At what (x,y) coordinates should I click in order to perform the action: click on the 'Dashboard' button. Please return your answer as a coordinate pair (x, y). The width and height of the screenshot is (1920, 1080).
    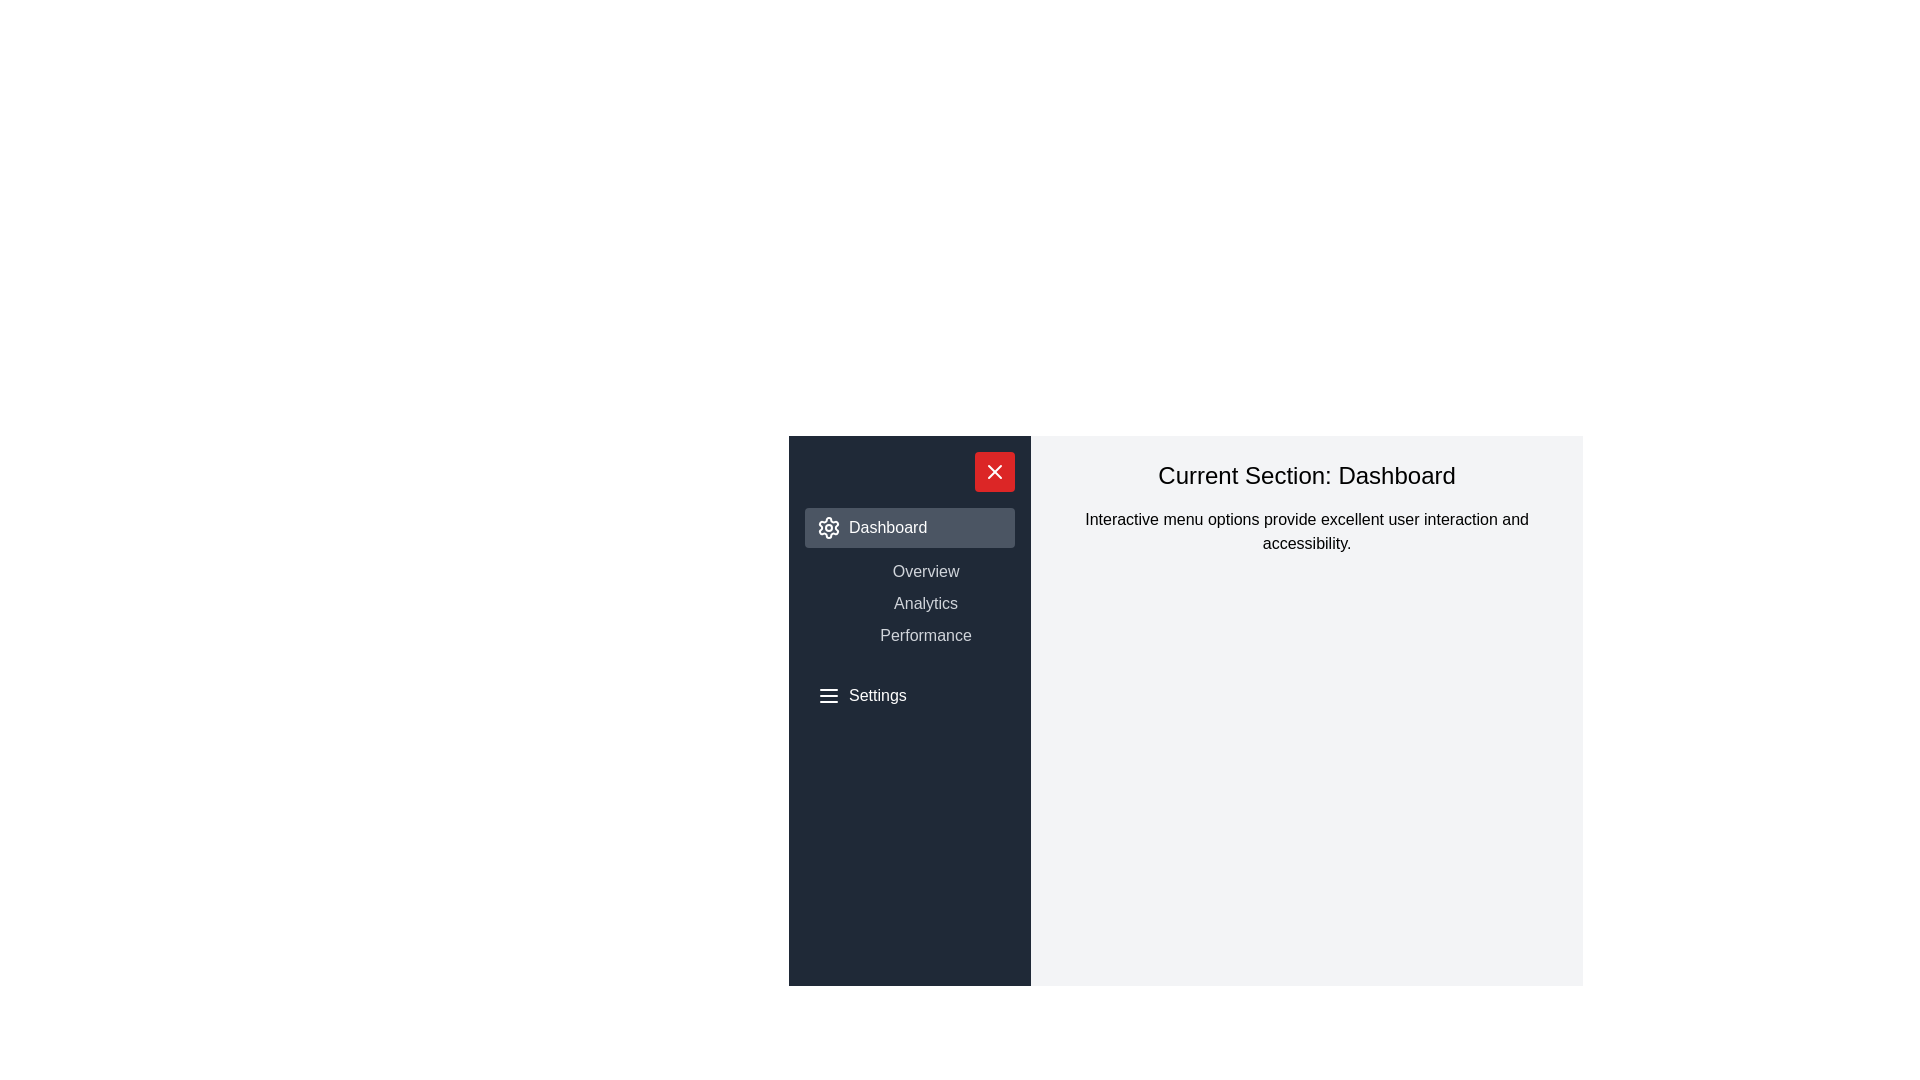
    Looking at the image, I should click on (909, 527).